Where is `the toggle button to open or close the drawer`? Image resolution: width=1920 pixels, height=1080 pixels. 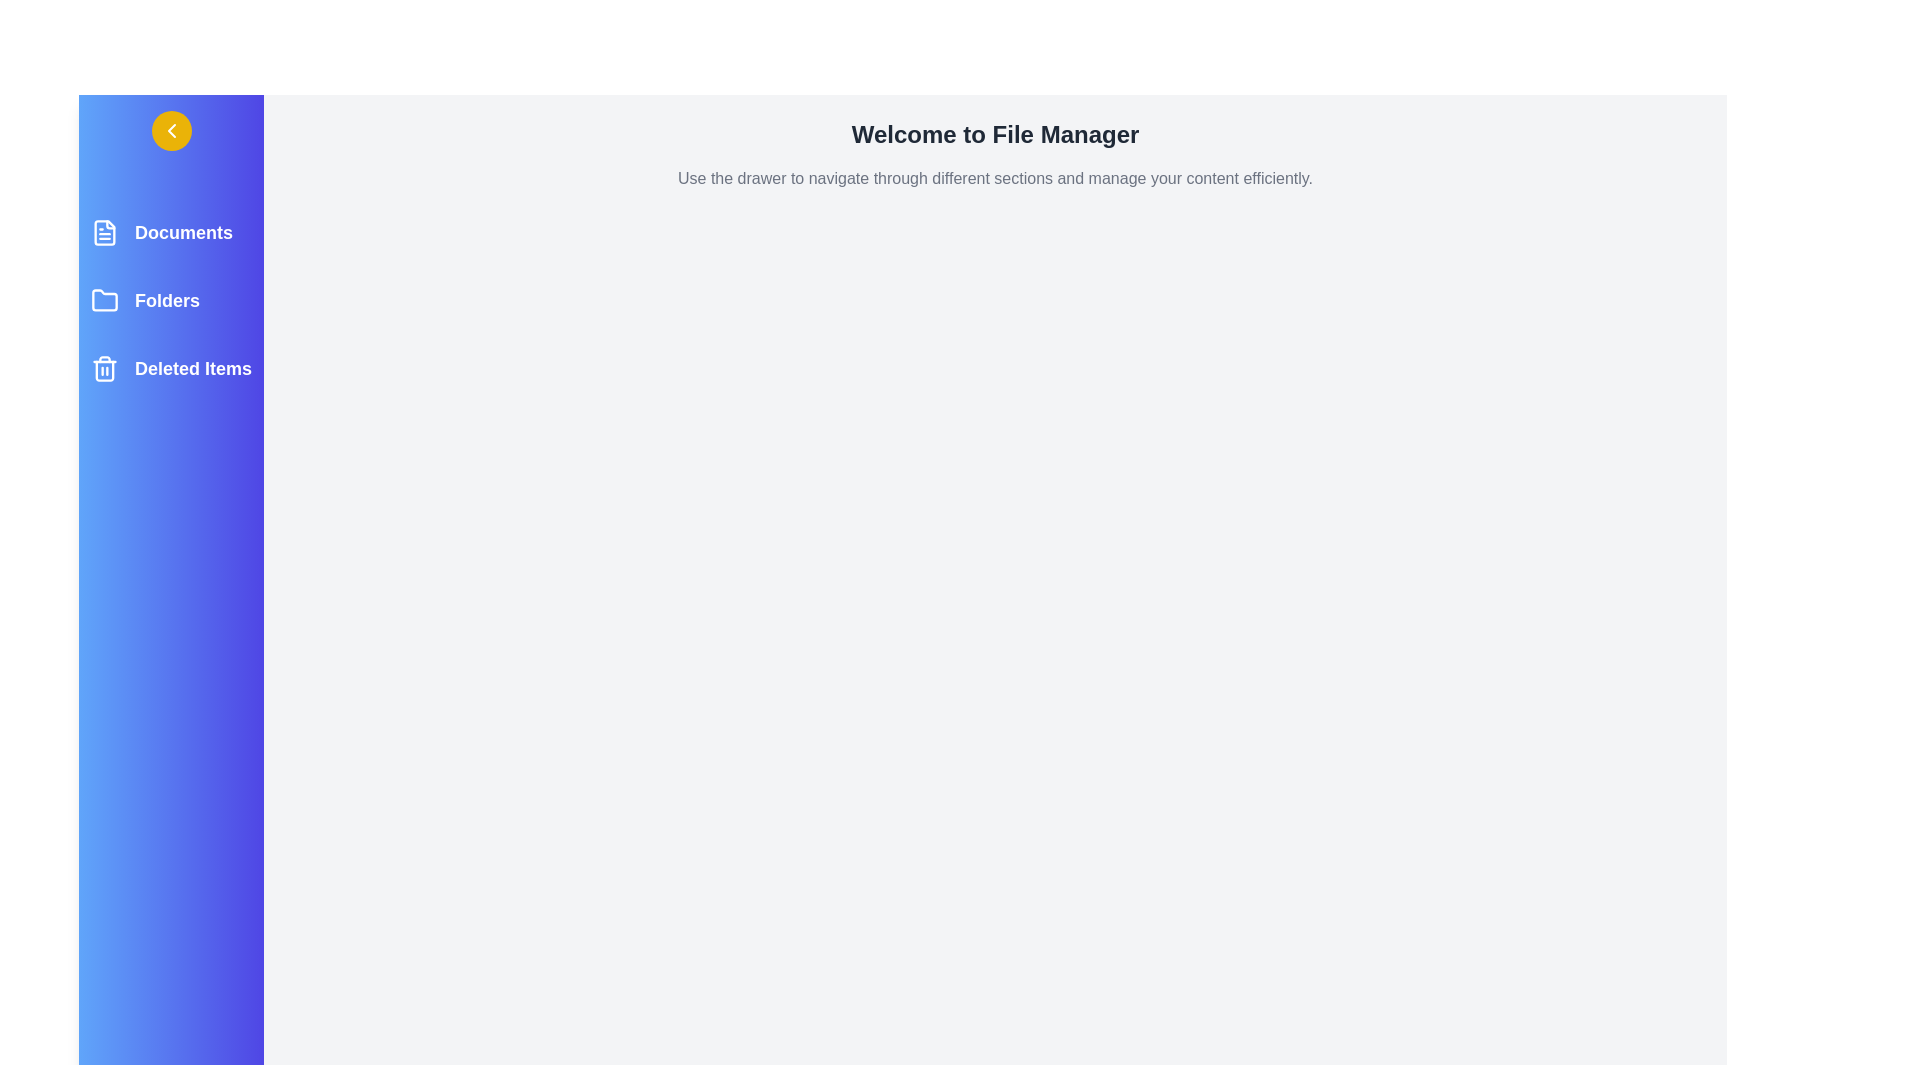 the toggle button to open or close the drawer is located at coordinates (171, 131).